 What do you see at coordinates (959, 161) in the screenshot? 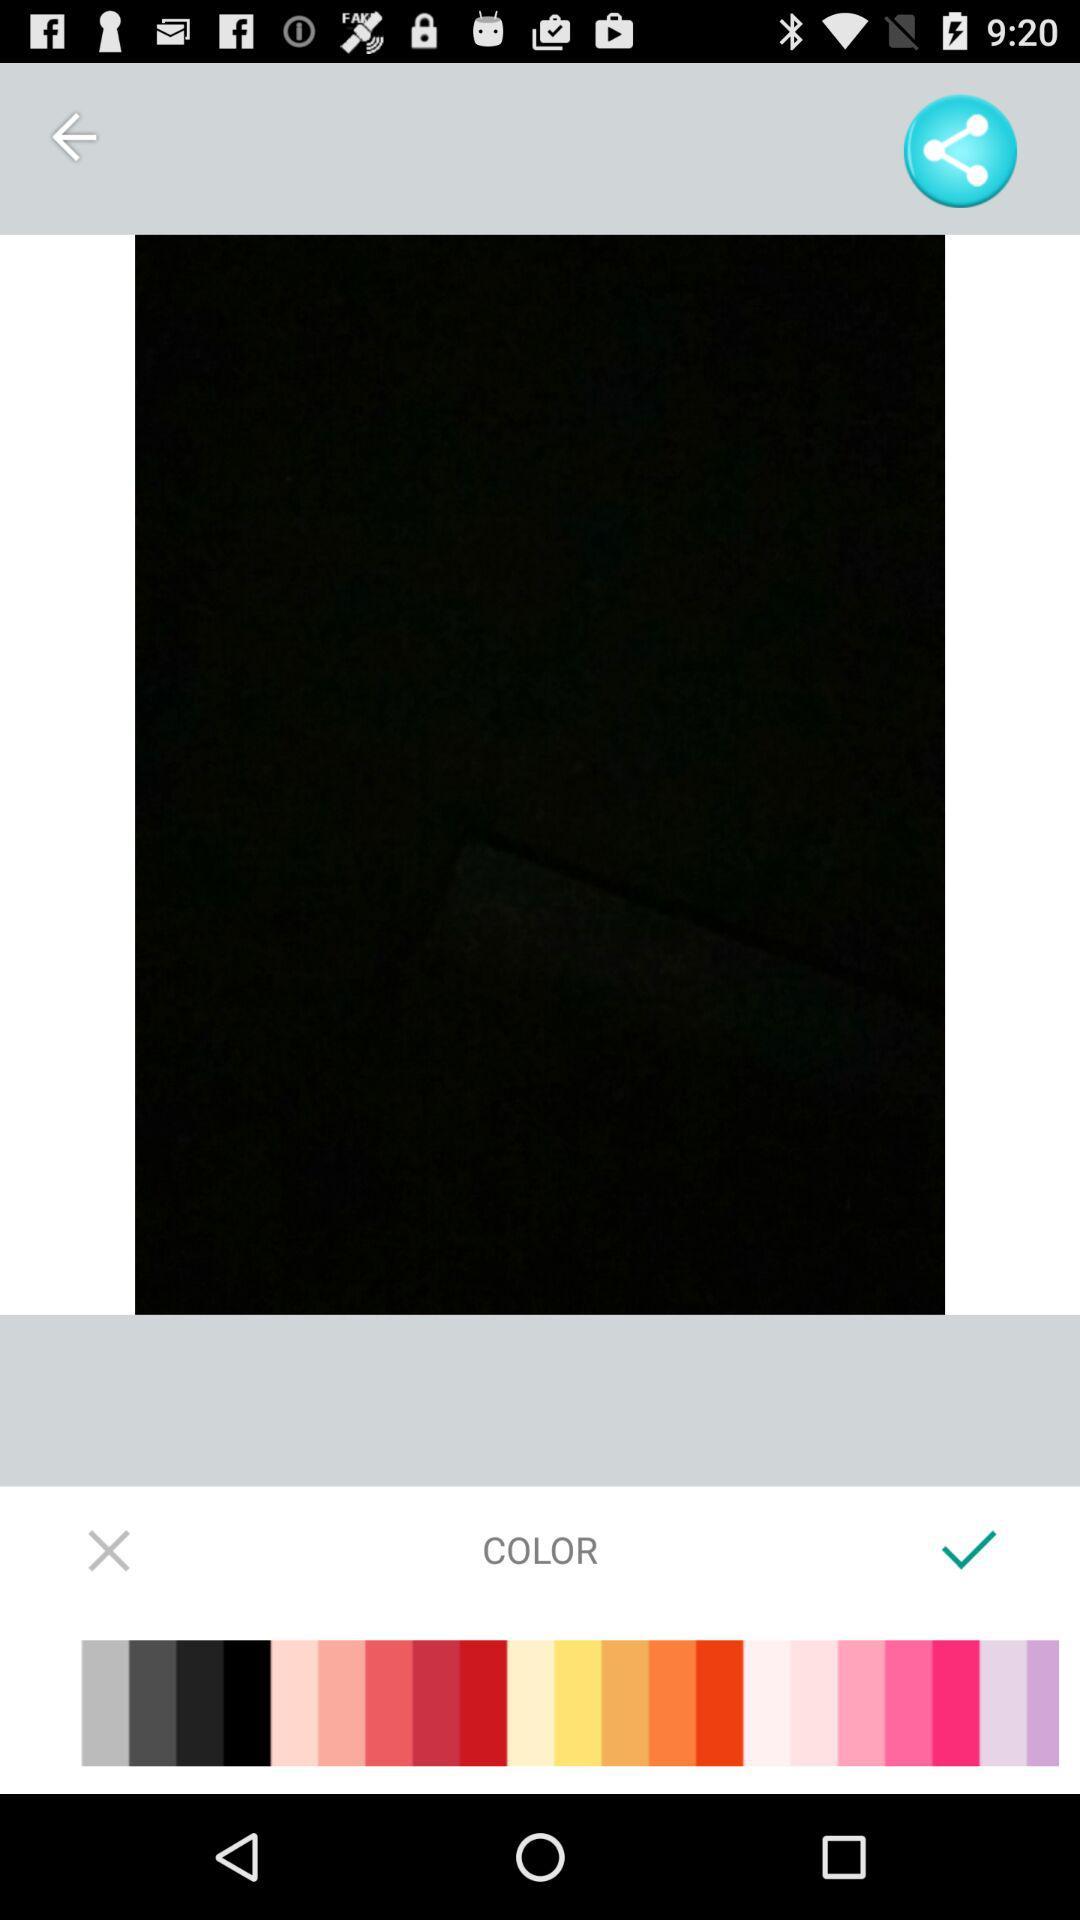
I see `the share icon` at bounding box center [959, 161].